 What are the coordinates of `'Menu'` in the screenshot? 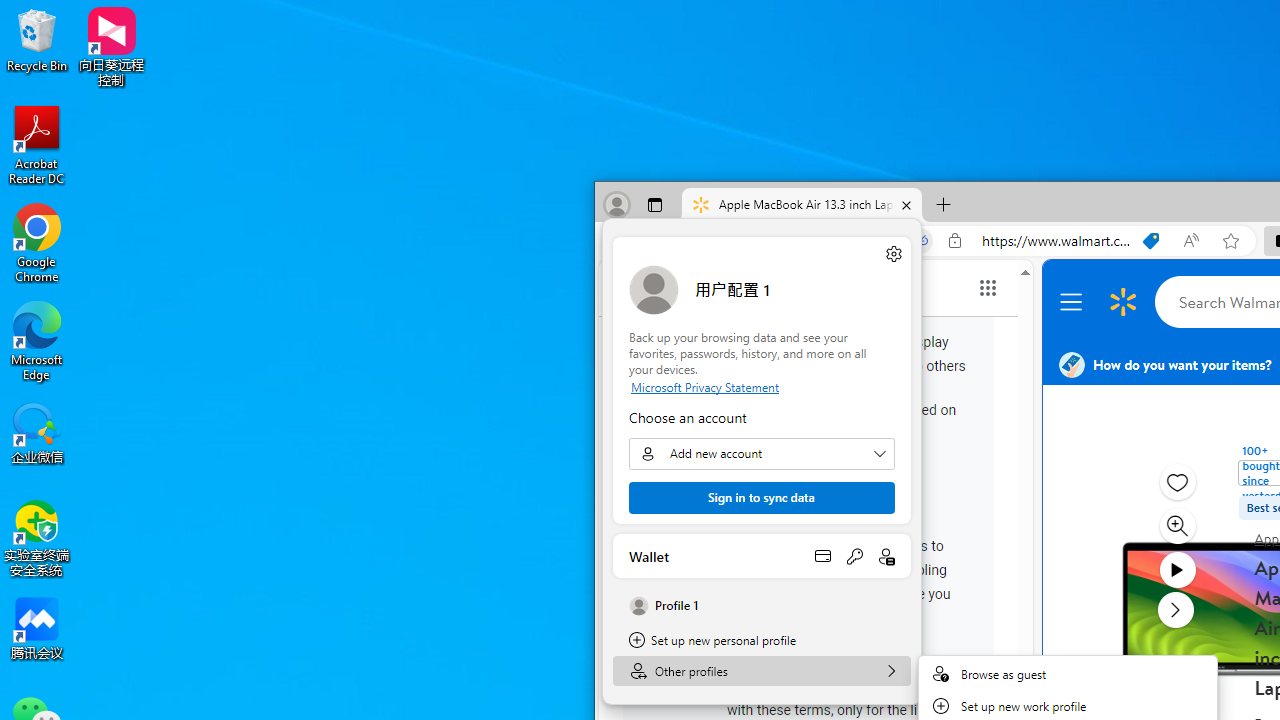 It's located at (1073, 302).